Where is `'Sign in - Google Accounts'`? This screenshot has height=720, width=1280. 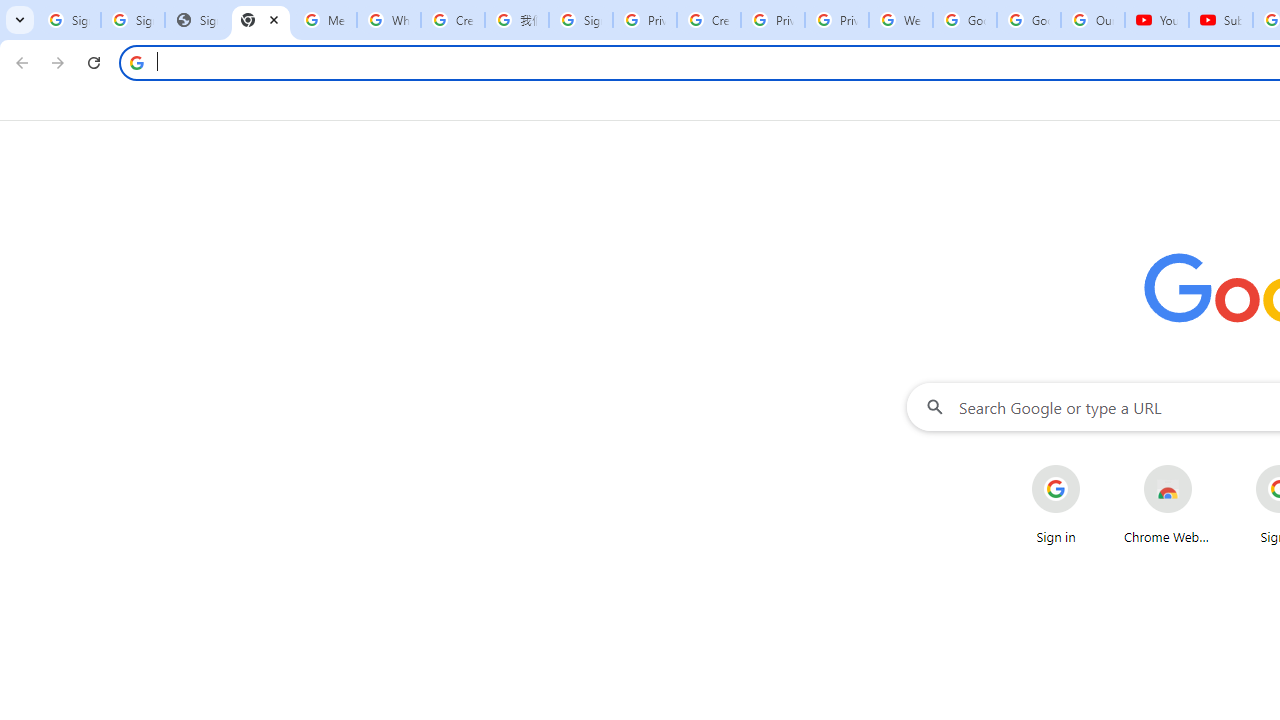 'Sign in - Google Accounts' is located at coordinates (580, 20).